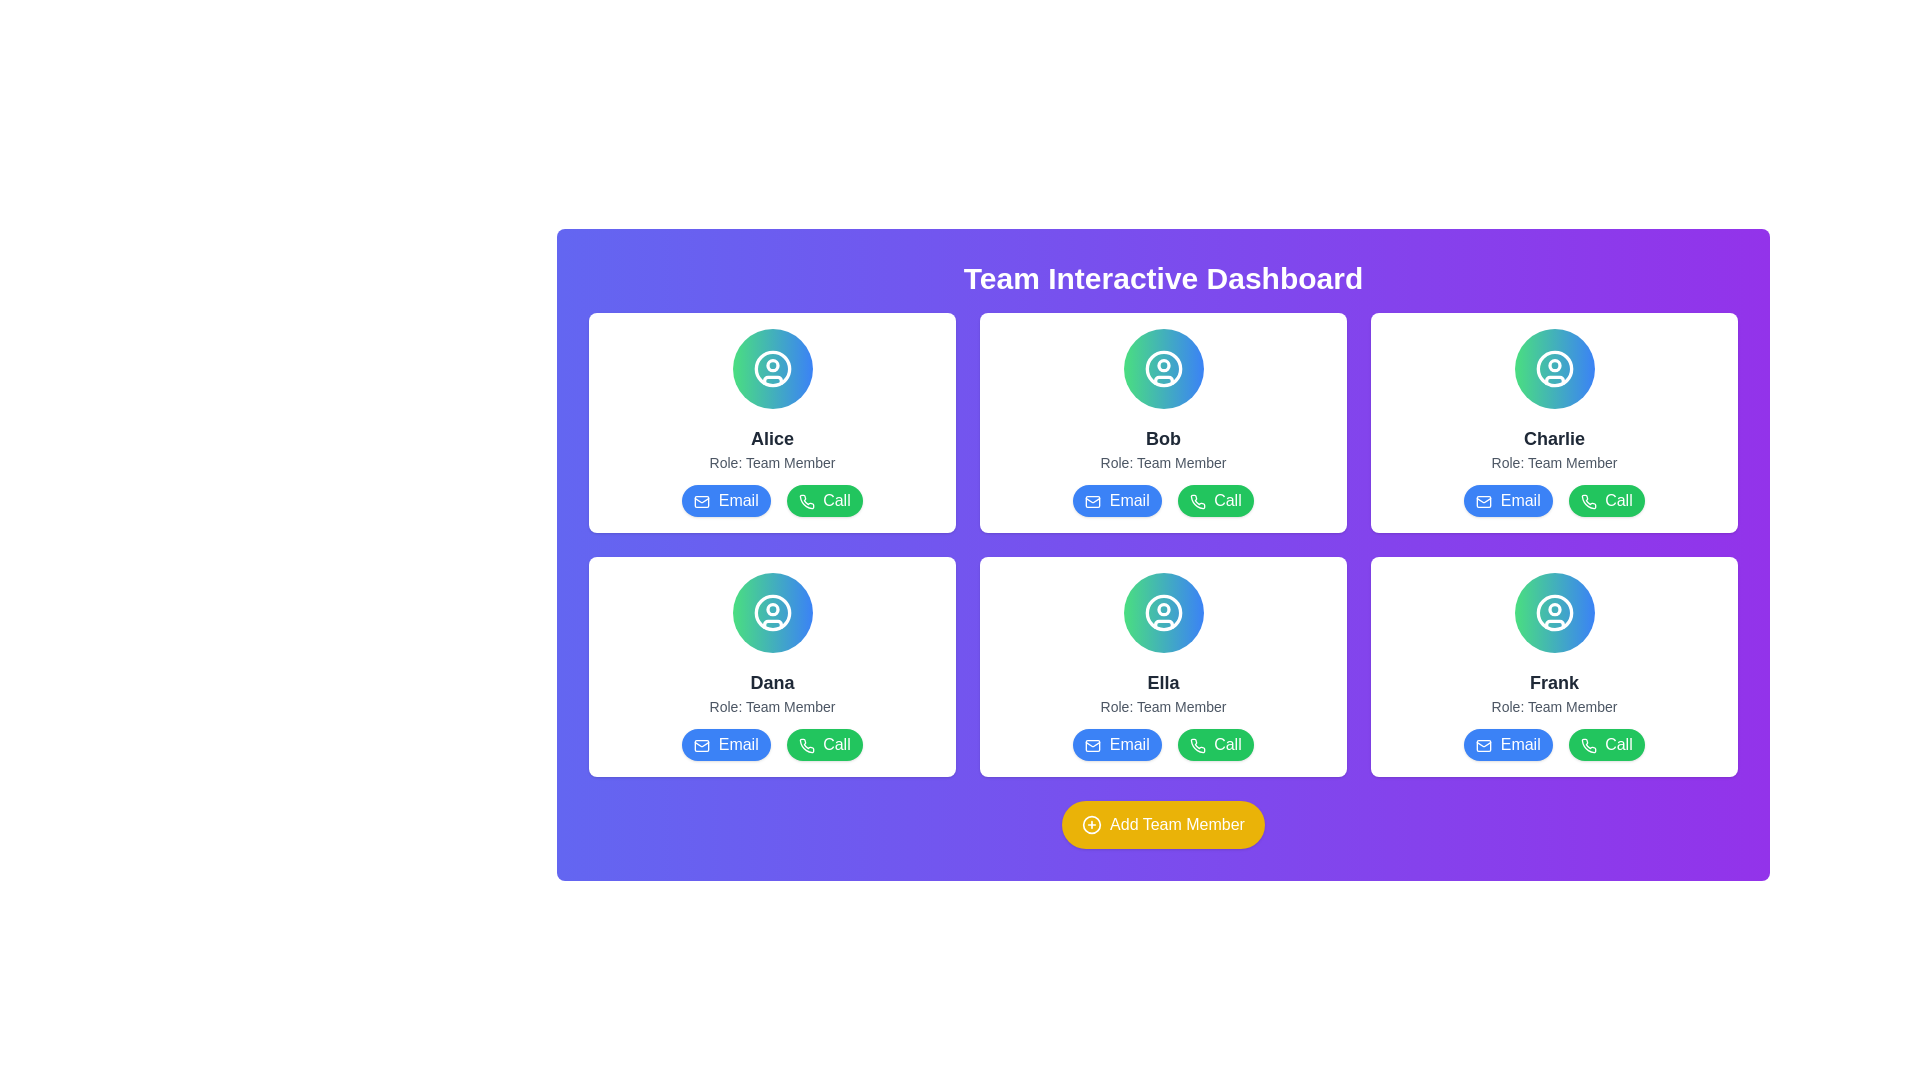 This screenshot has width=1920, height=1080. Describe the element at coordinates (1091, 825) in the screenshot. I see `the circular '+' icon within the 'Add Team Member' button that has a yellow background, located at the bottom center of the dashboard` at that location.